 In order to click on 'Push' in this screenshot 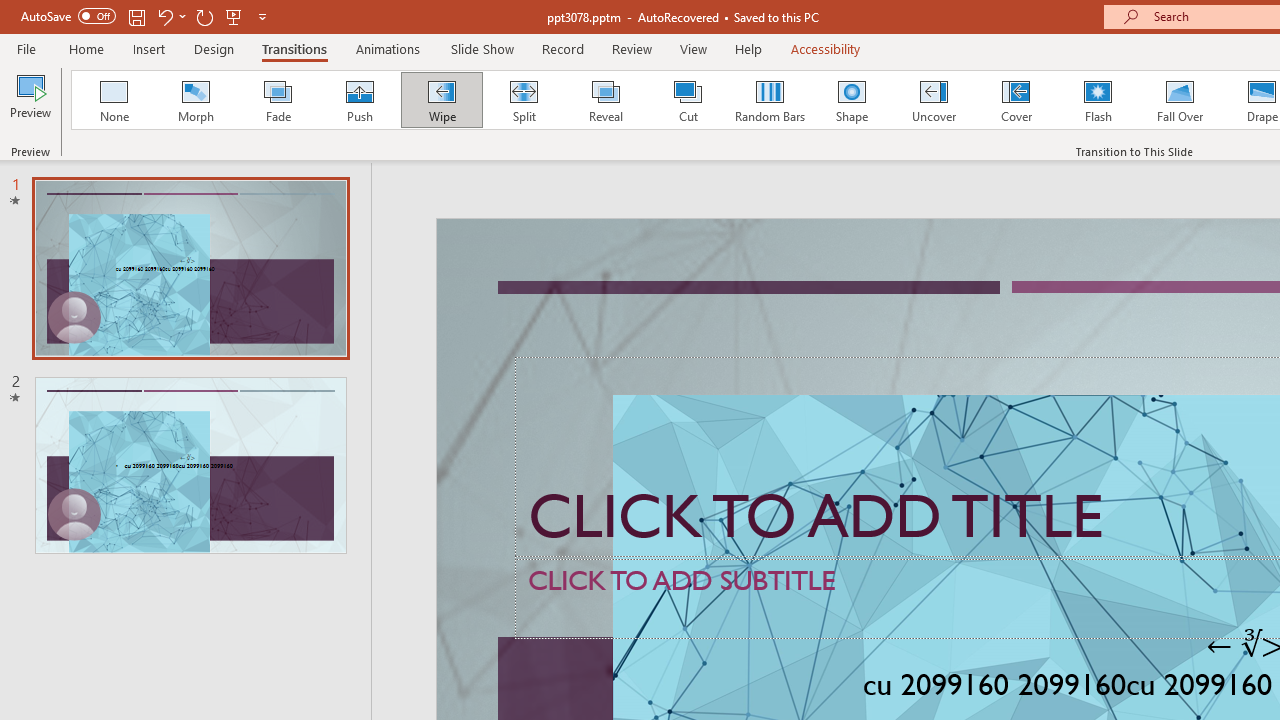, I will do `click(359, 100)`.